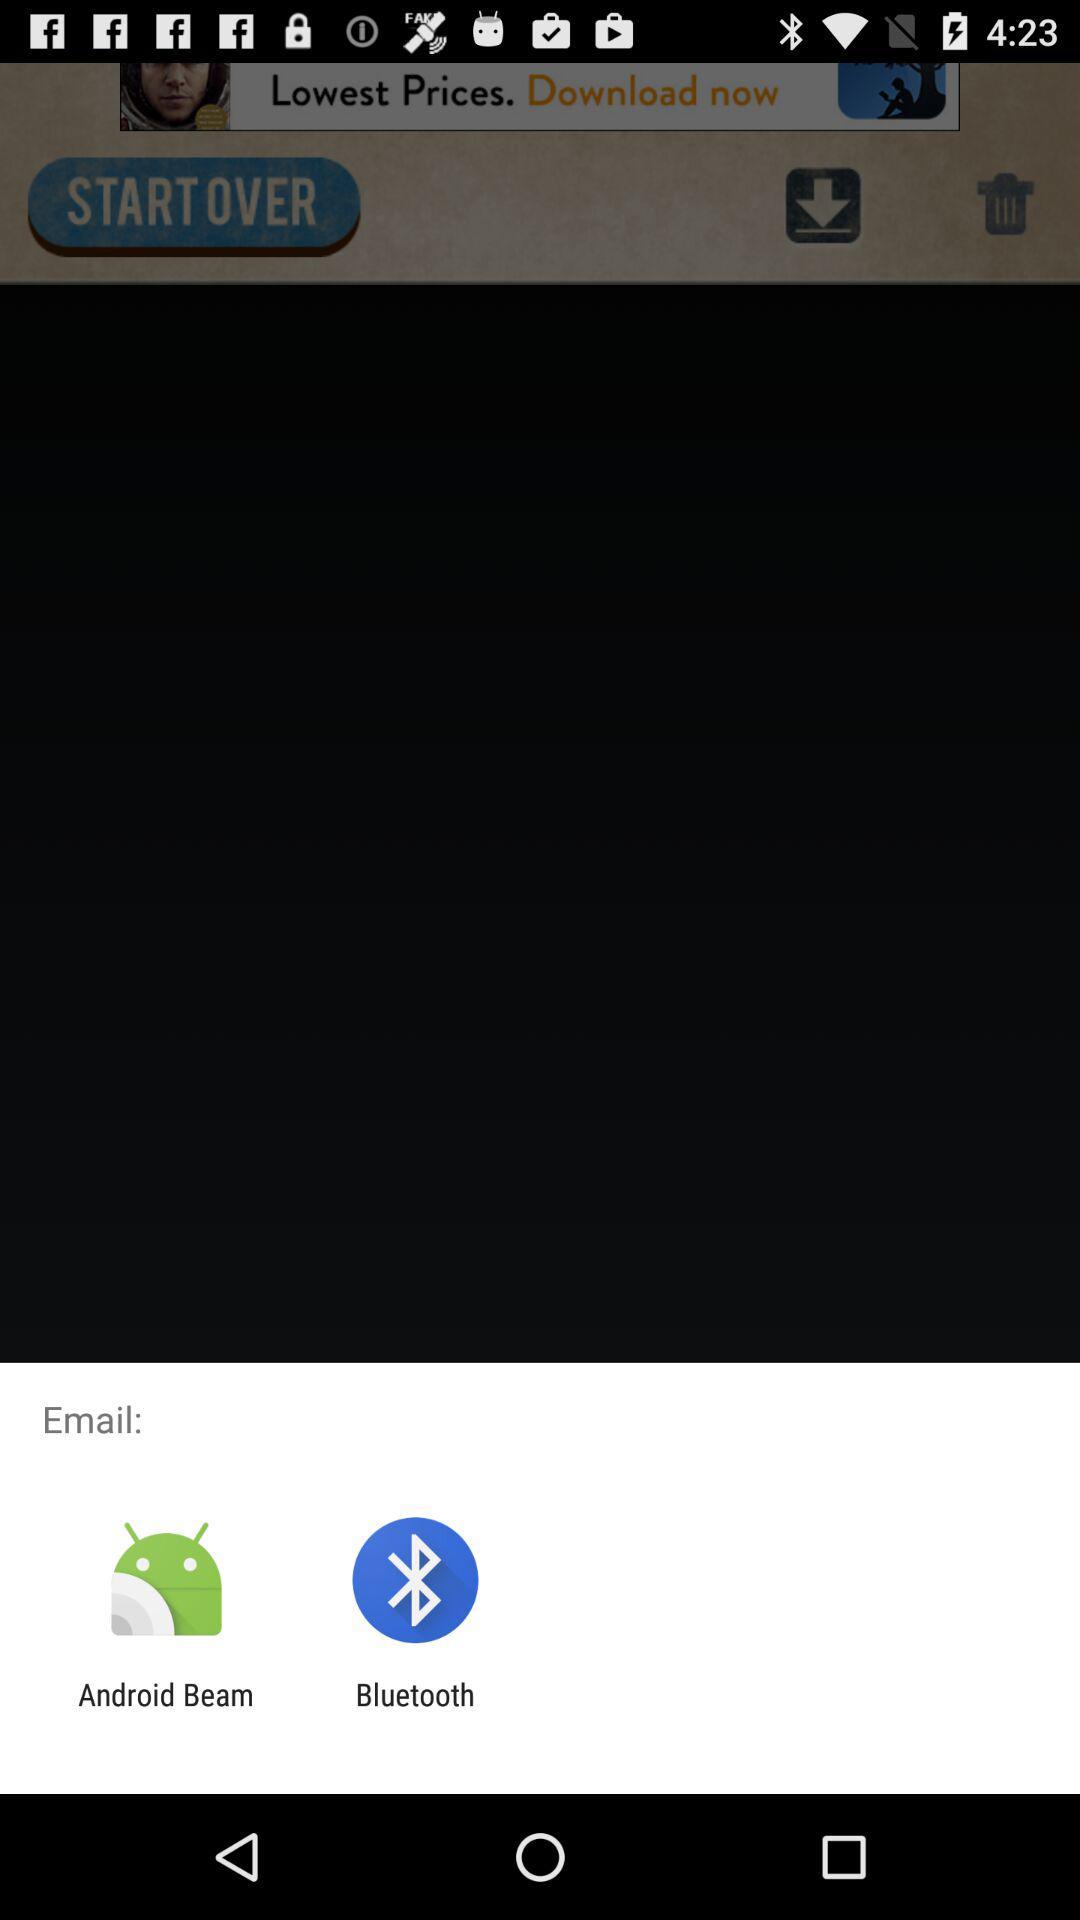 This screenshot has height=1920, width=1080. Describe the element at coordinates (414, 1711) in the screenshot. I see `bluetooth app` at that location.